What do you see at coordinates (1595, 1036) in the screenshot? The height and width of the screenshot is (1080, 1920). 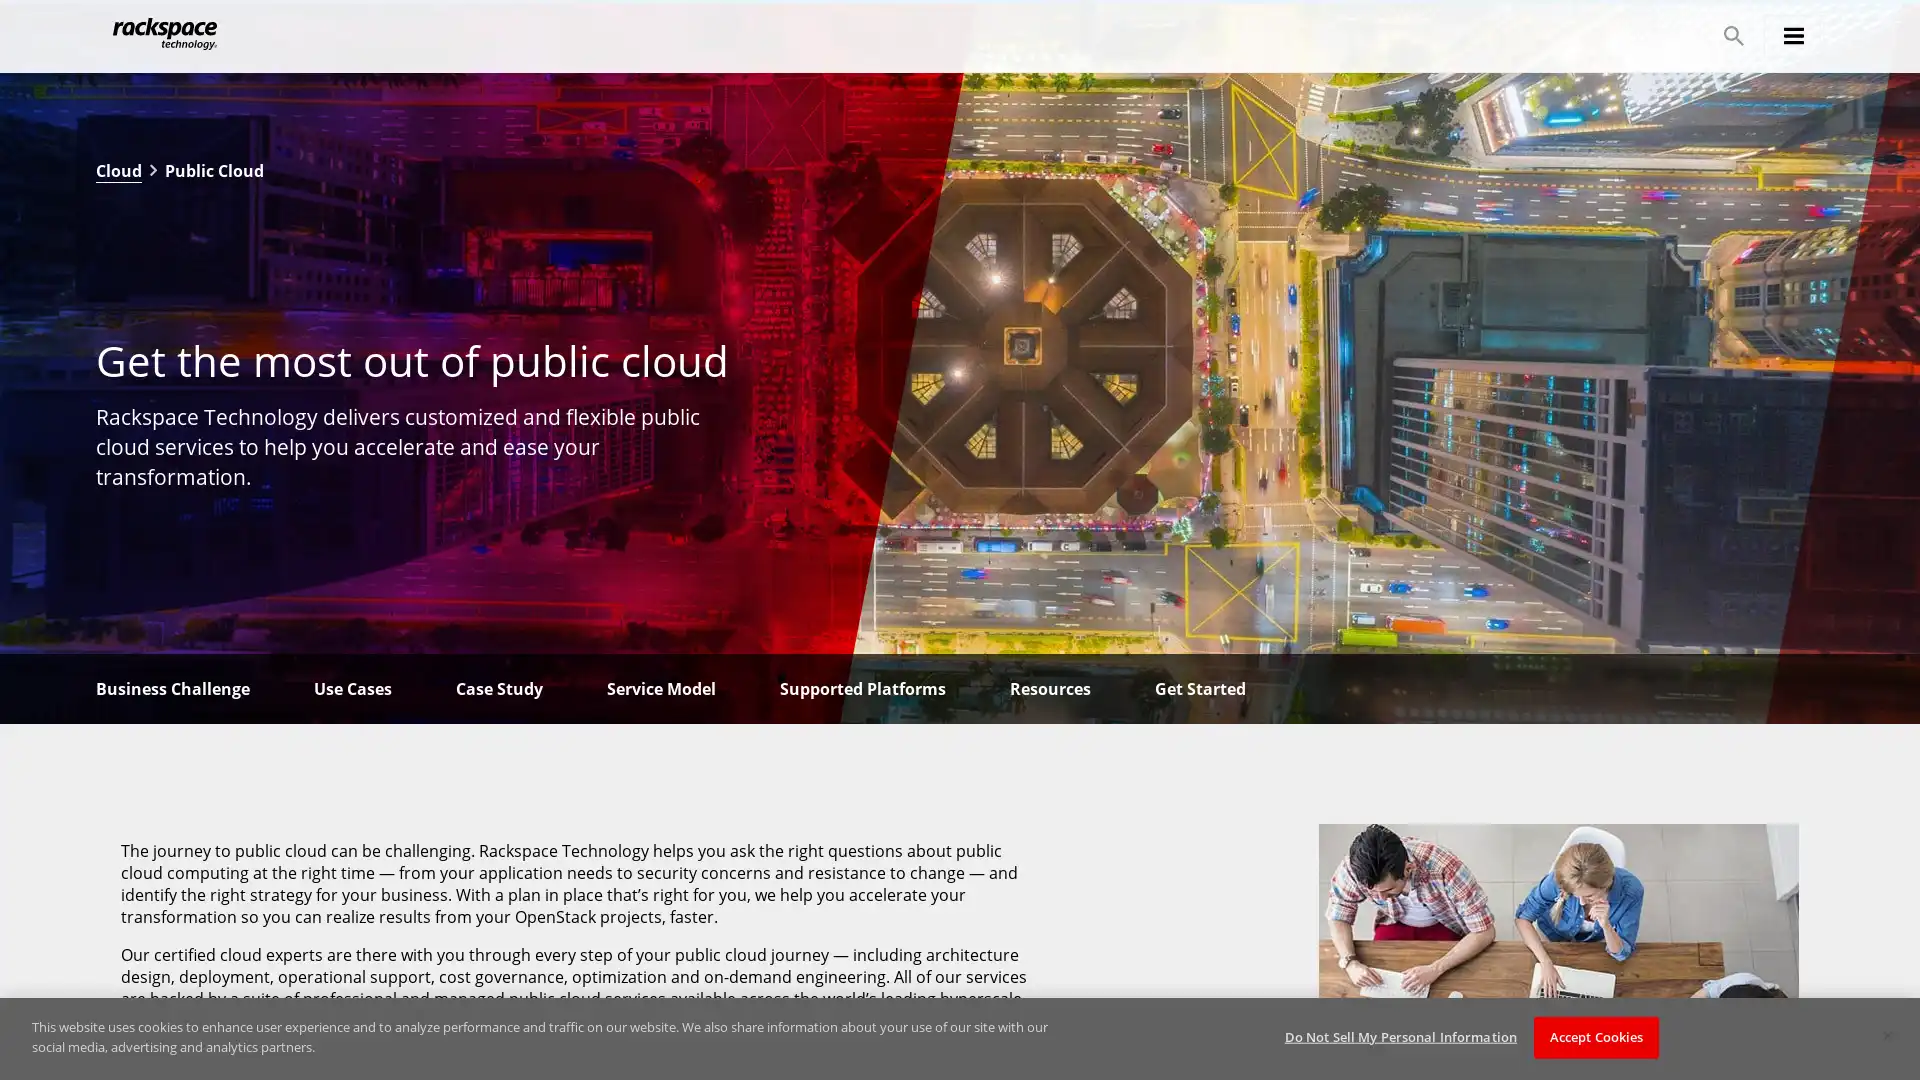 I see `Accept Cookies` at bounding box center [1595, 1036].